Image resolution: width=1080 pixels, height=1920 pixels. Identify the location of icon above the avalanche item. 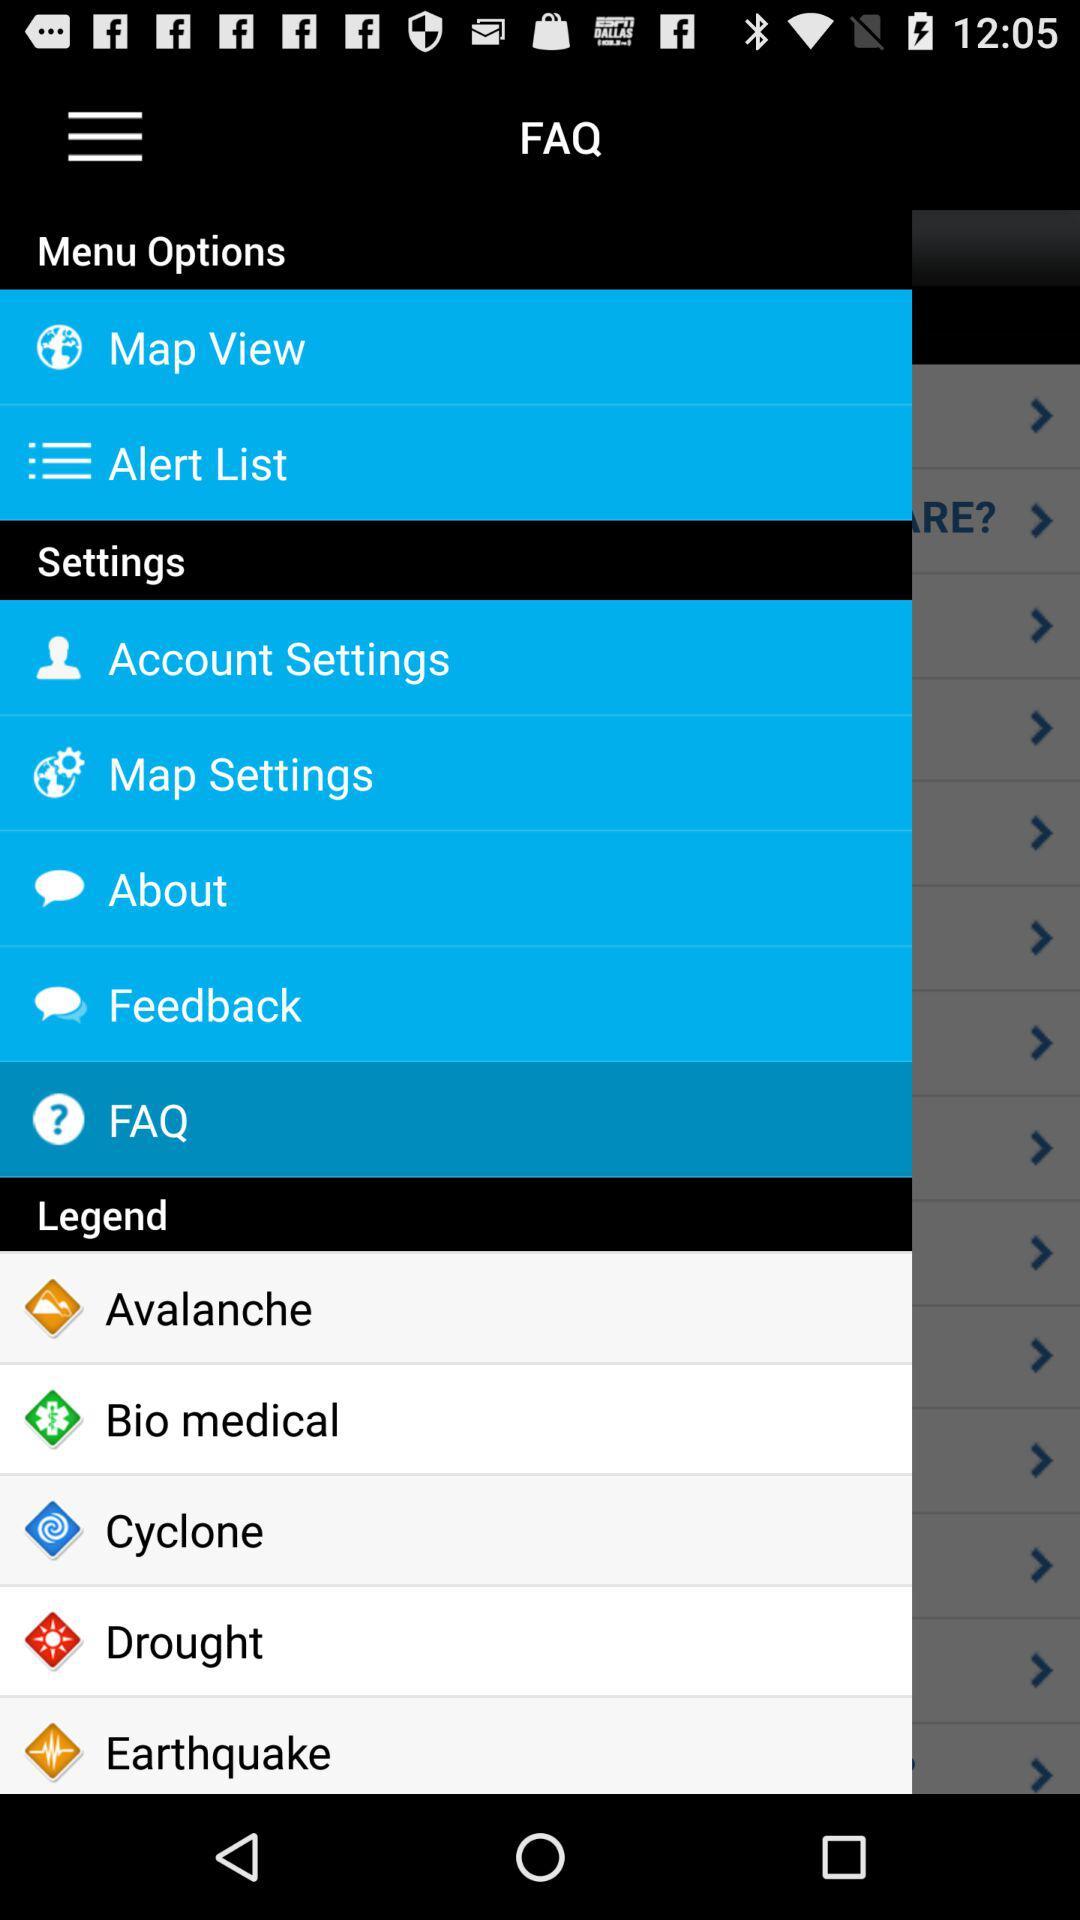
(455, 1213).